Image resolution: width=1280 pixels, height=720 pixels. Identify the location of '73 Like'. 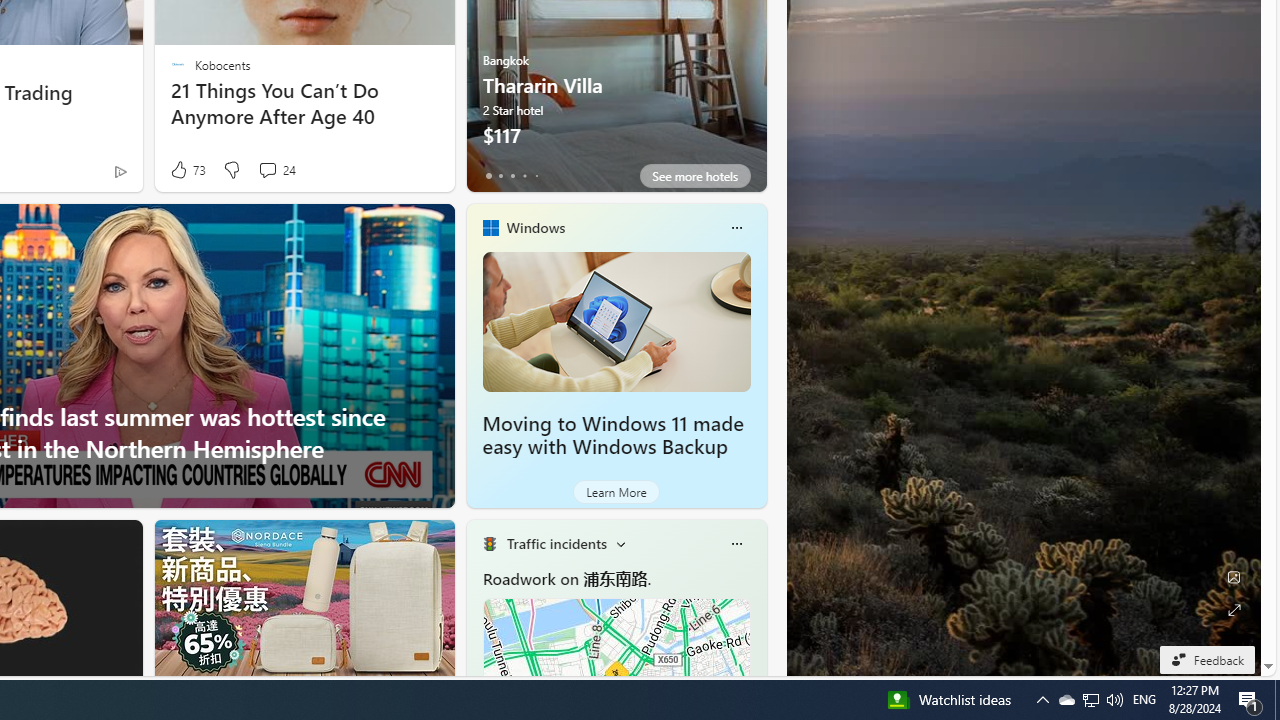
(186, 169).